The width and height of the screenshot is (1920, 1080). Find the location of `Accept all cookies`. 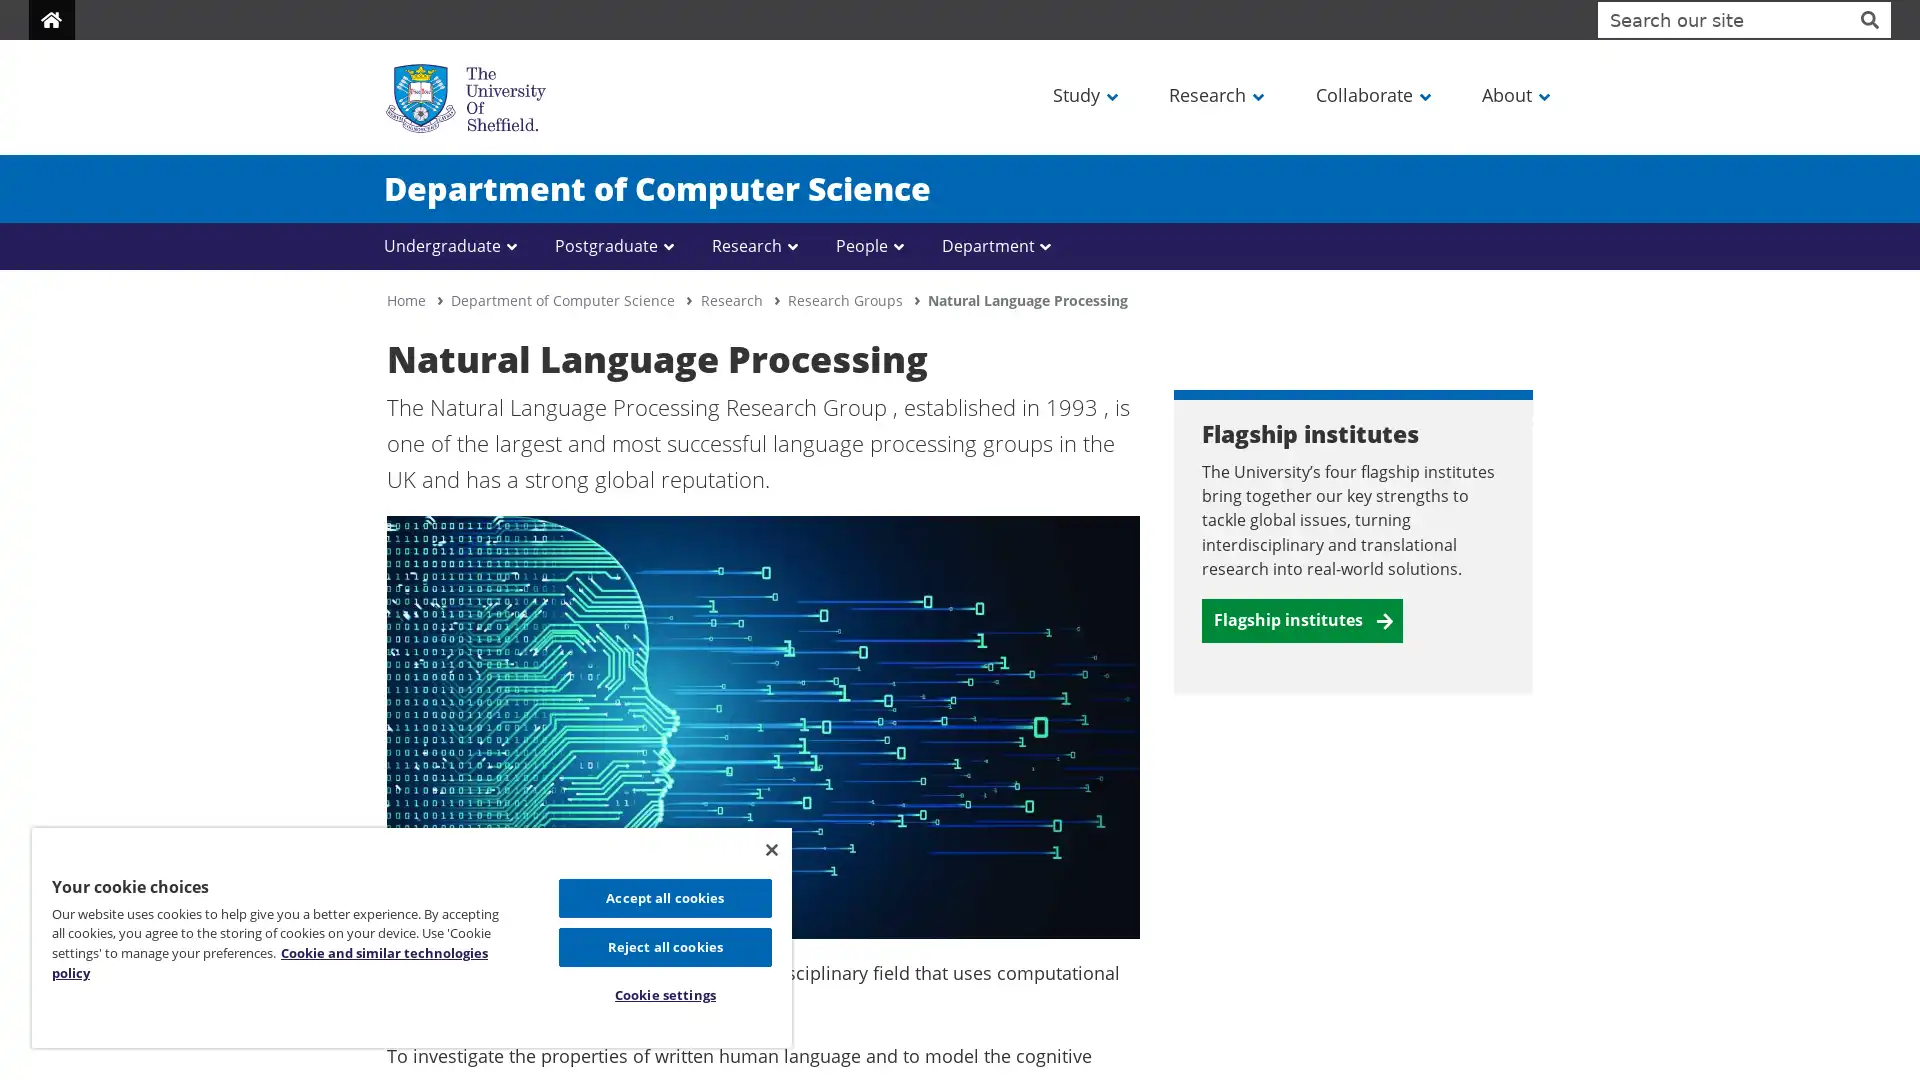

Accept all cookies is located at coordinates (664, 896).